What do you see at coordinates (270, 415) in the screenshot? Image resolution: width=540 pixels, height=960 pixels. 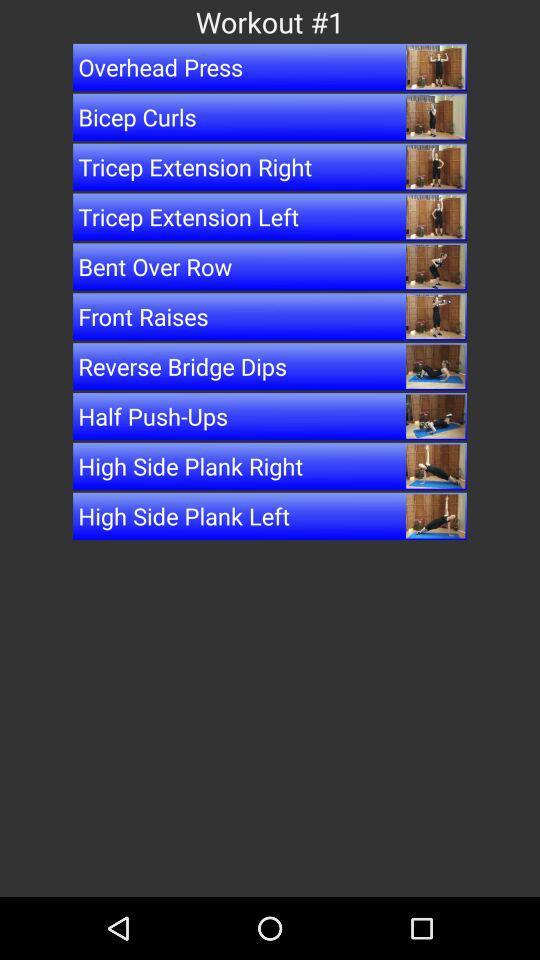 I see `button below the reverse bridge dips button` at bounding box center [270, 415].